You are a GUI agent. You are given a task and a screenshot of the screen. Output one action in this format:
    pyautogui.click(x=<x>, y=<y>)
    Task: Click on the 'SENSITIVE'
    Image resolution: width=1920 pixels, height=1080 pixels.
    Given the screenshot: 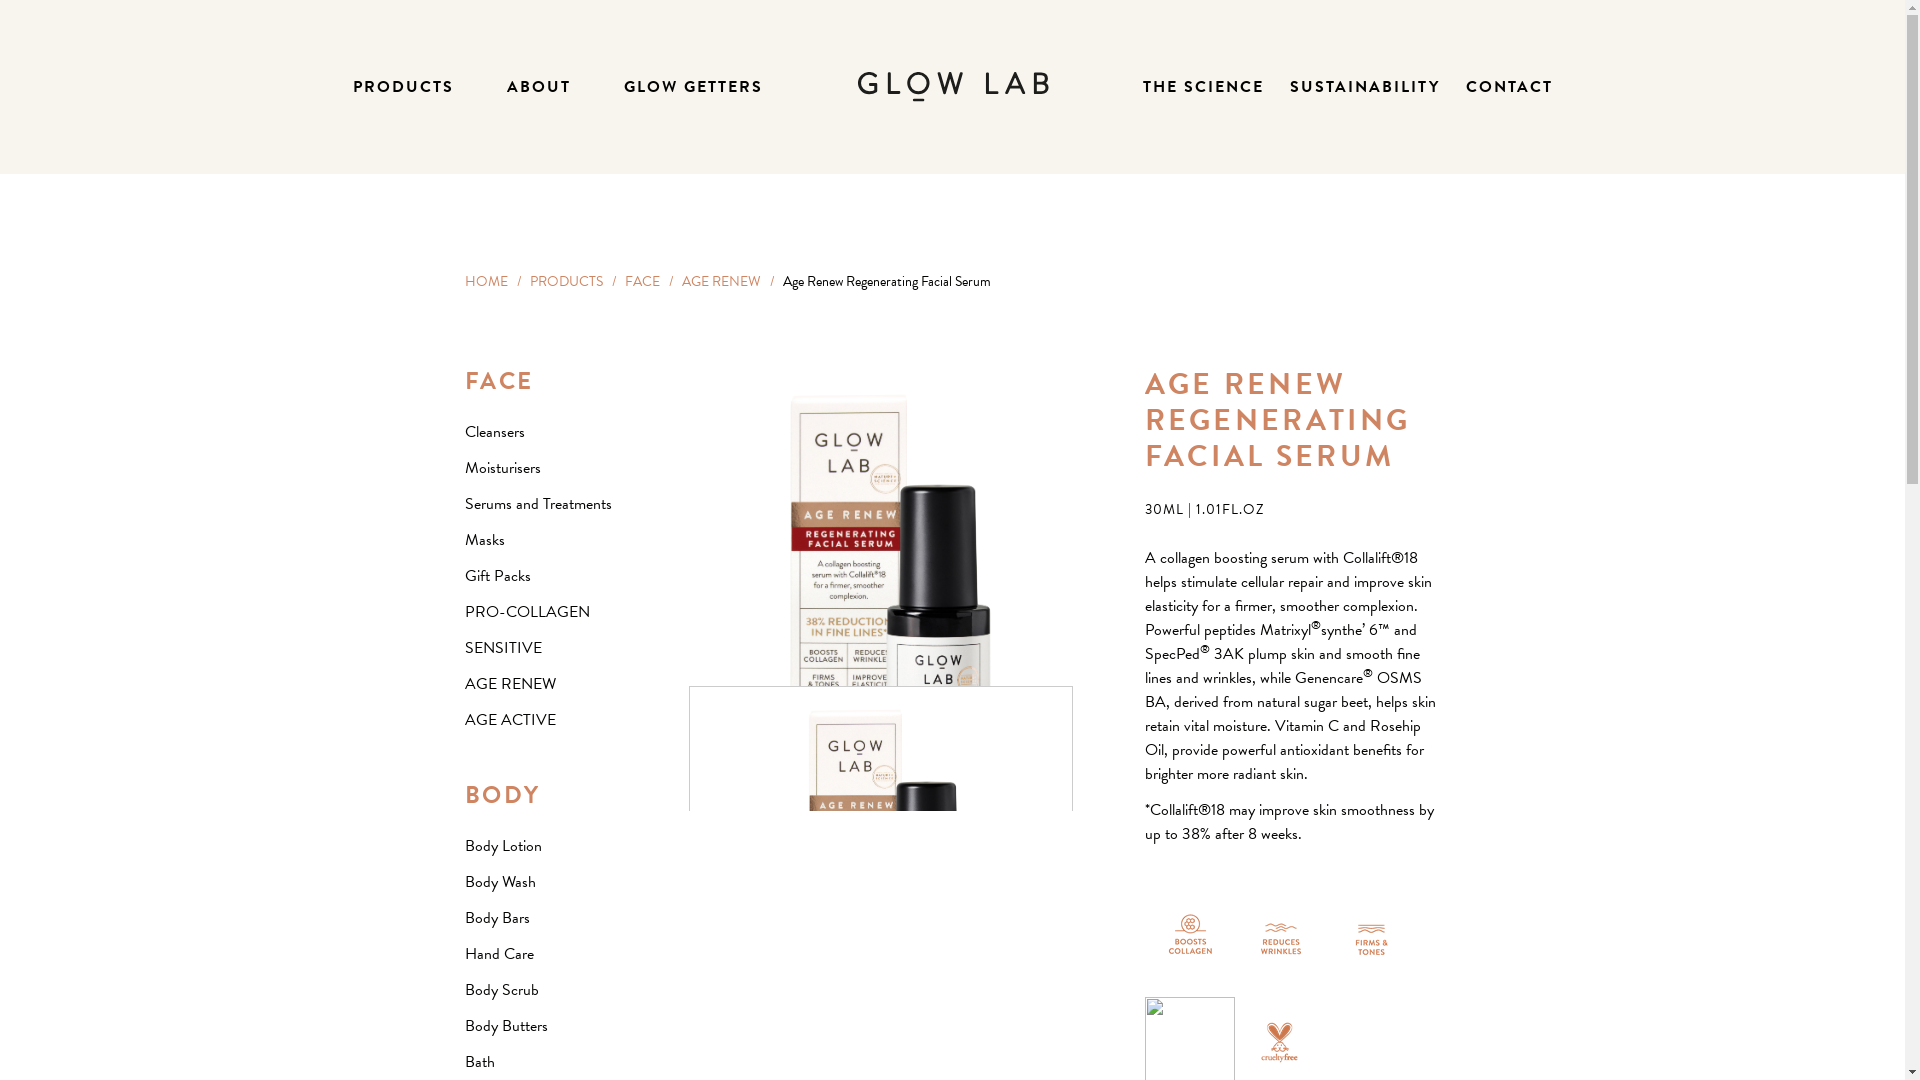 What is the action you would take?
    pyautogui.click(x=502, y=648)
    